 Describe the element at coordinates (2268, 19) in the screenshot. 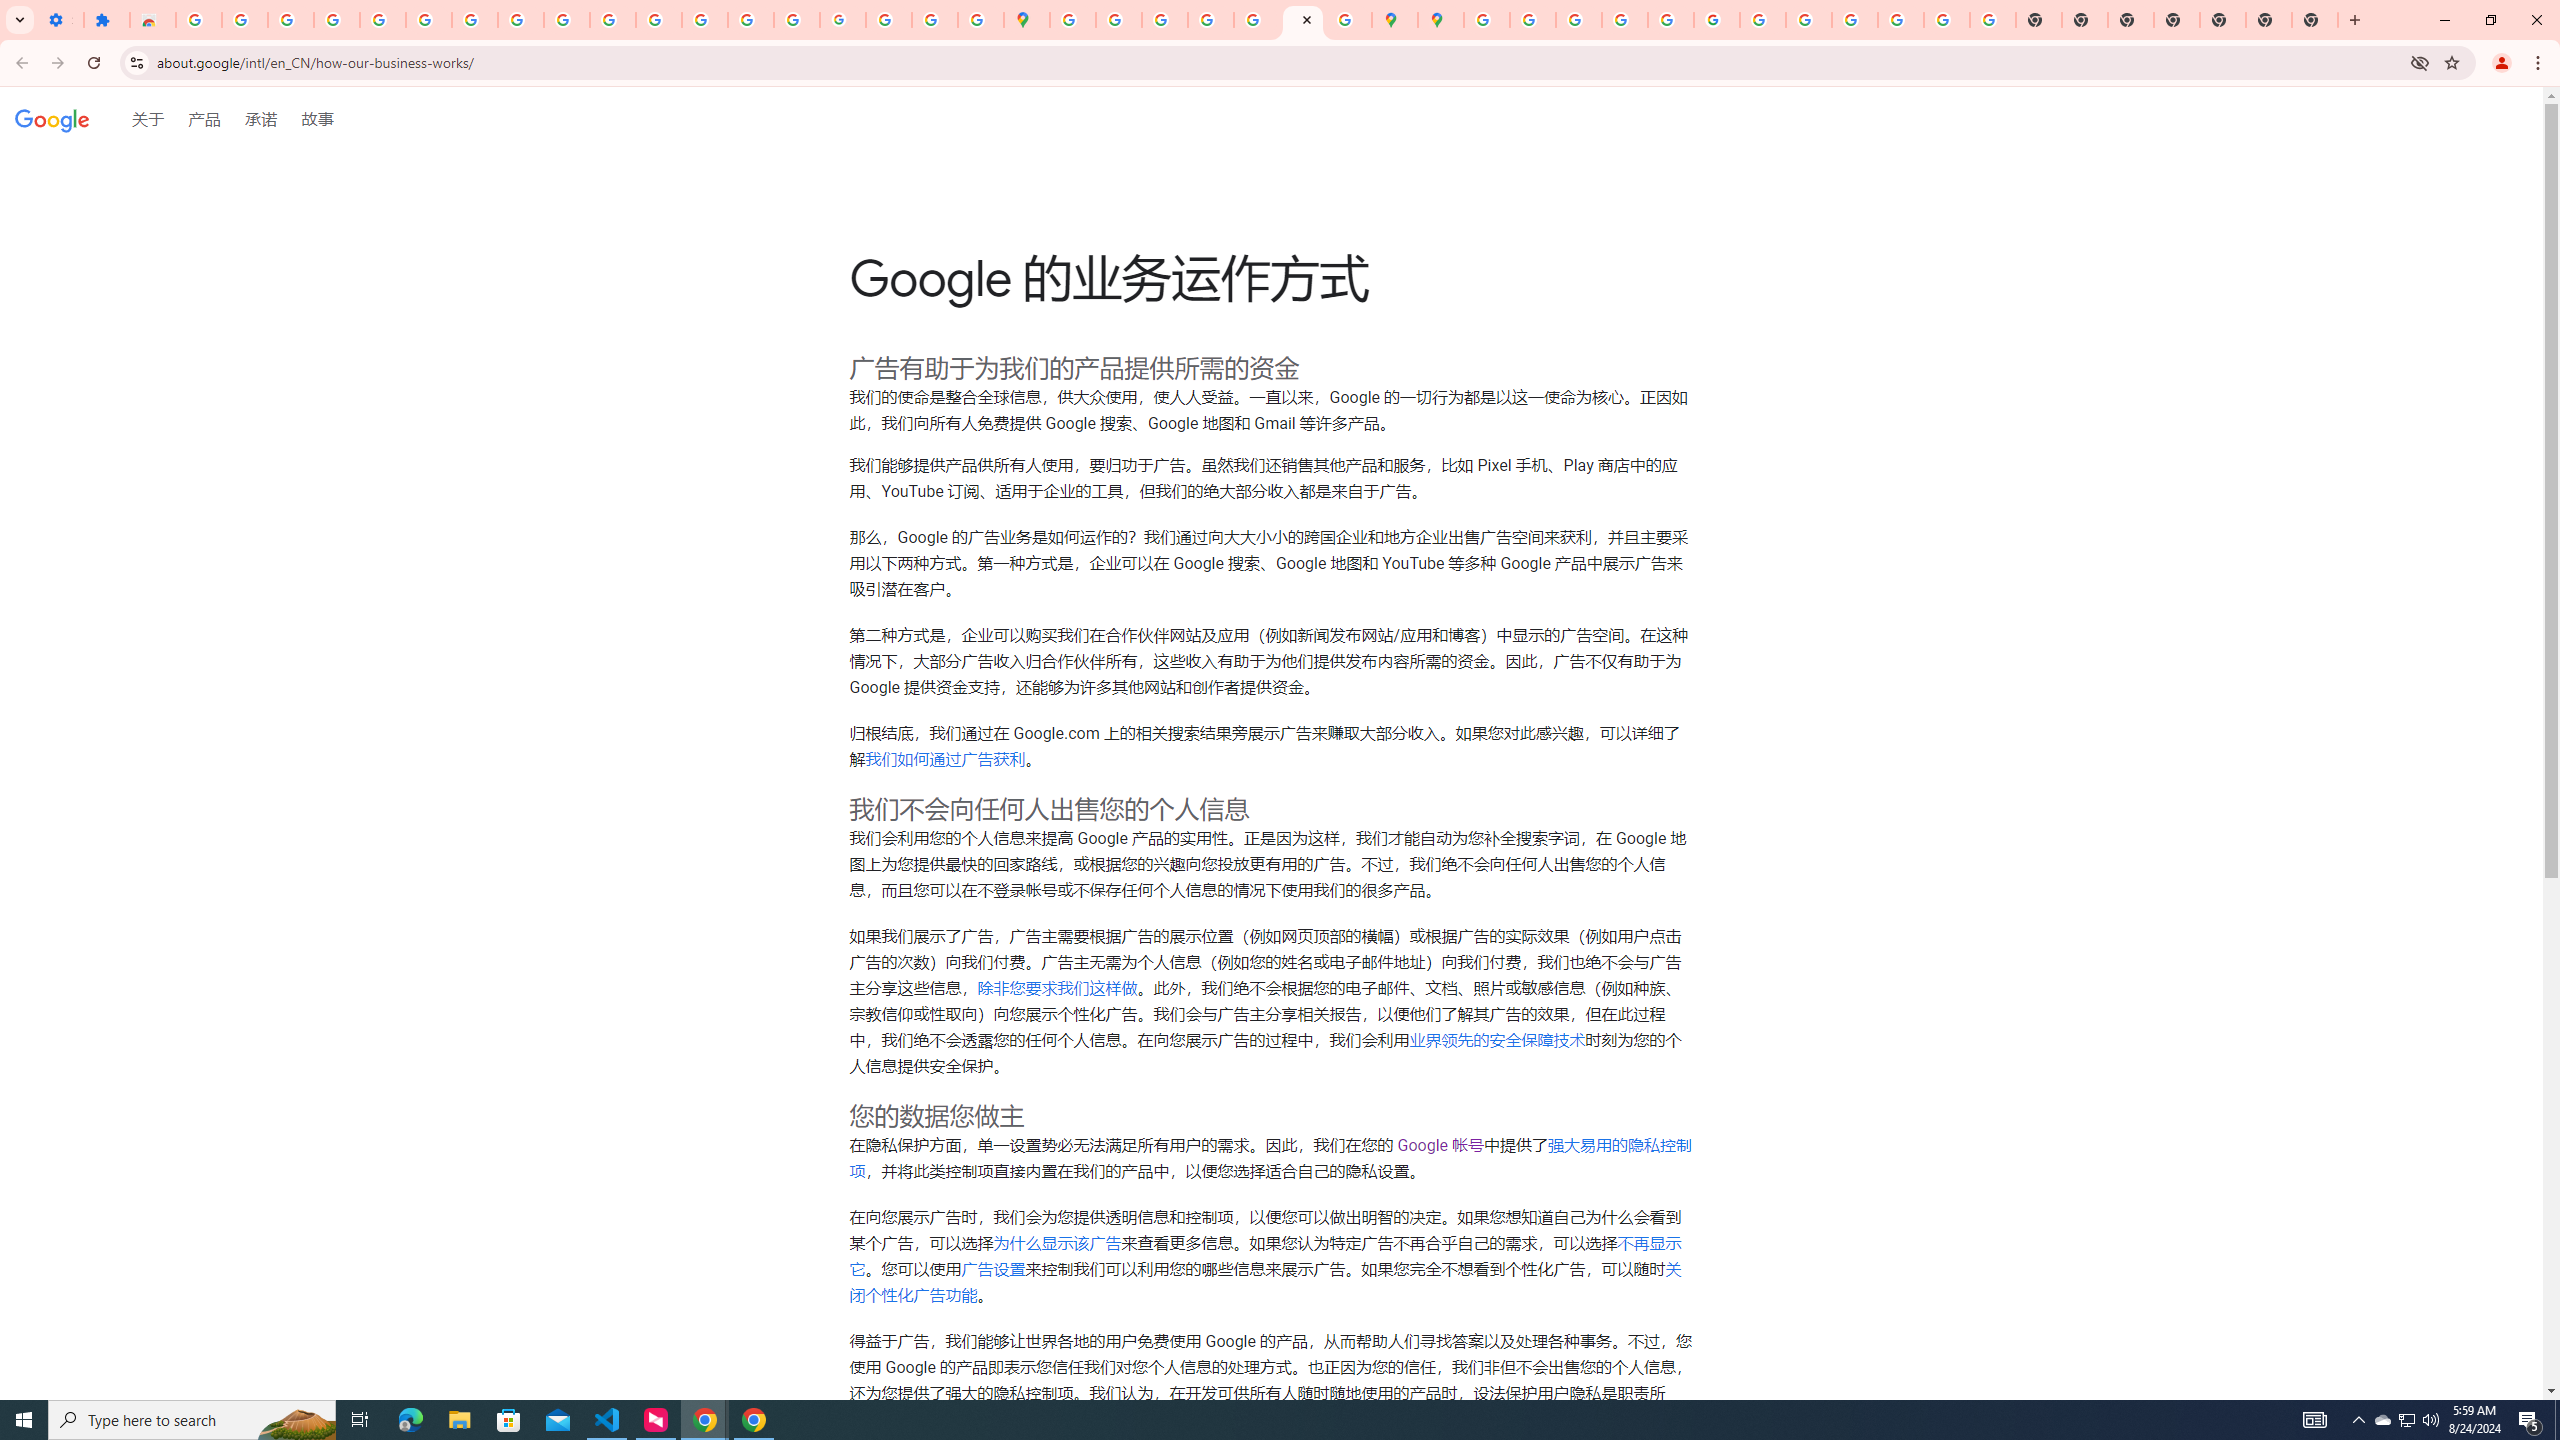

I see `'New Tab'` at that location.